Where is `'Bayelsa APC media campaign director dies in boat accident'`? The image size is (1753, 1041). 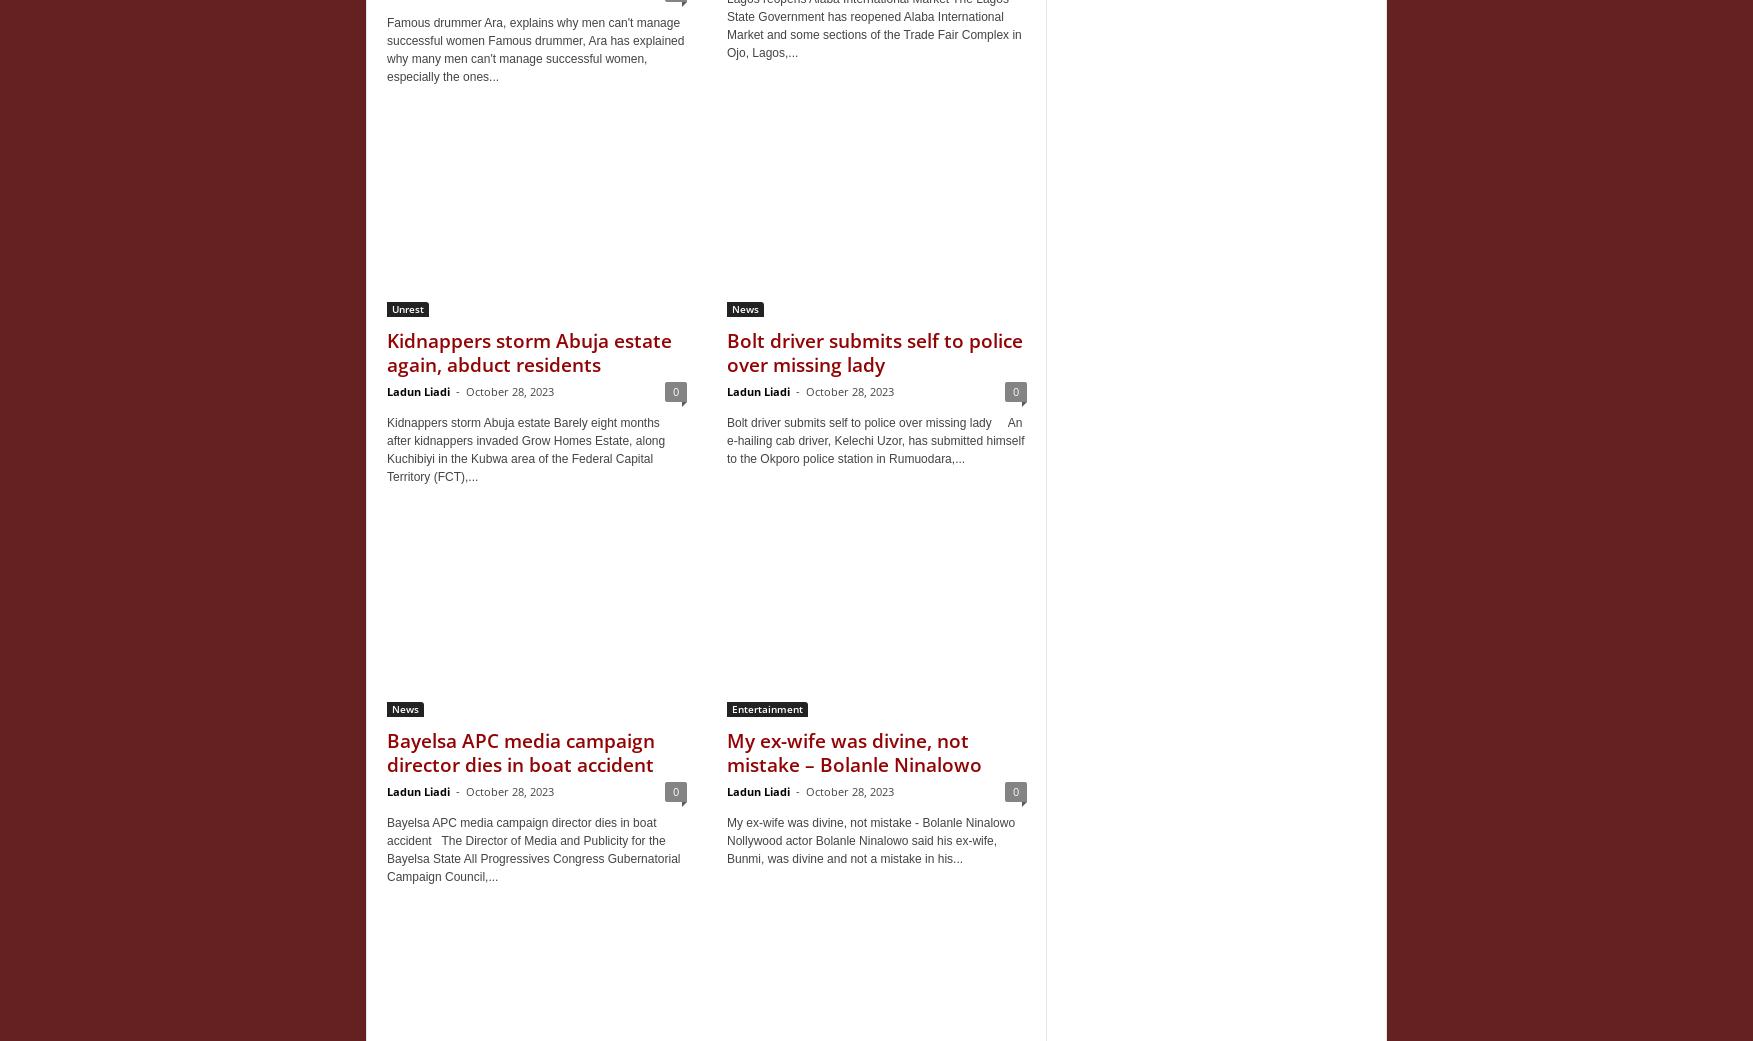
'Bayelsa APC media campaign director dies in boat accident' is located at coordinates (387, 752).